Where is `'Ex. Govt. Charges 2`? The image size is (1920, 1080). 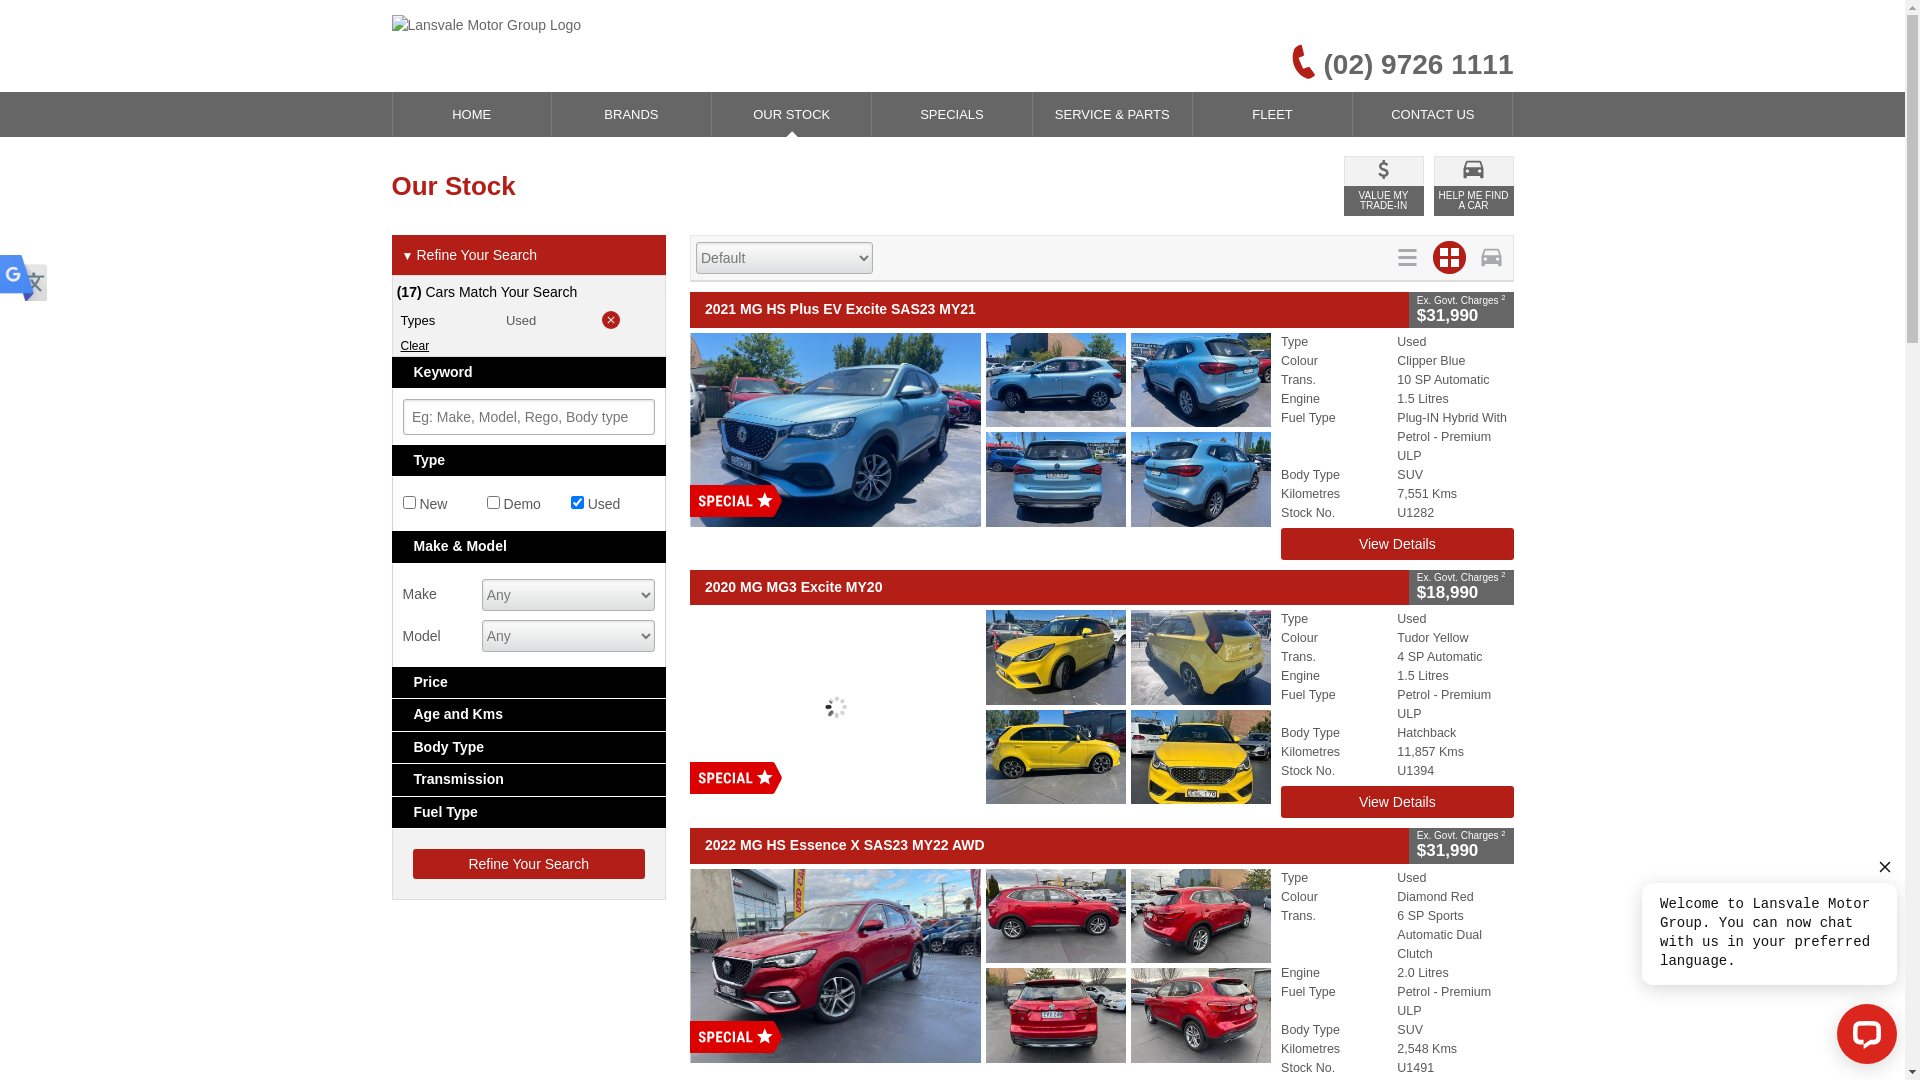
'Ex. Govt. Charges 2 is located at coordinates (1408, 586).